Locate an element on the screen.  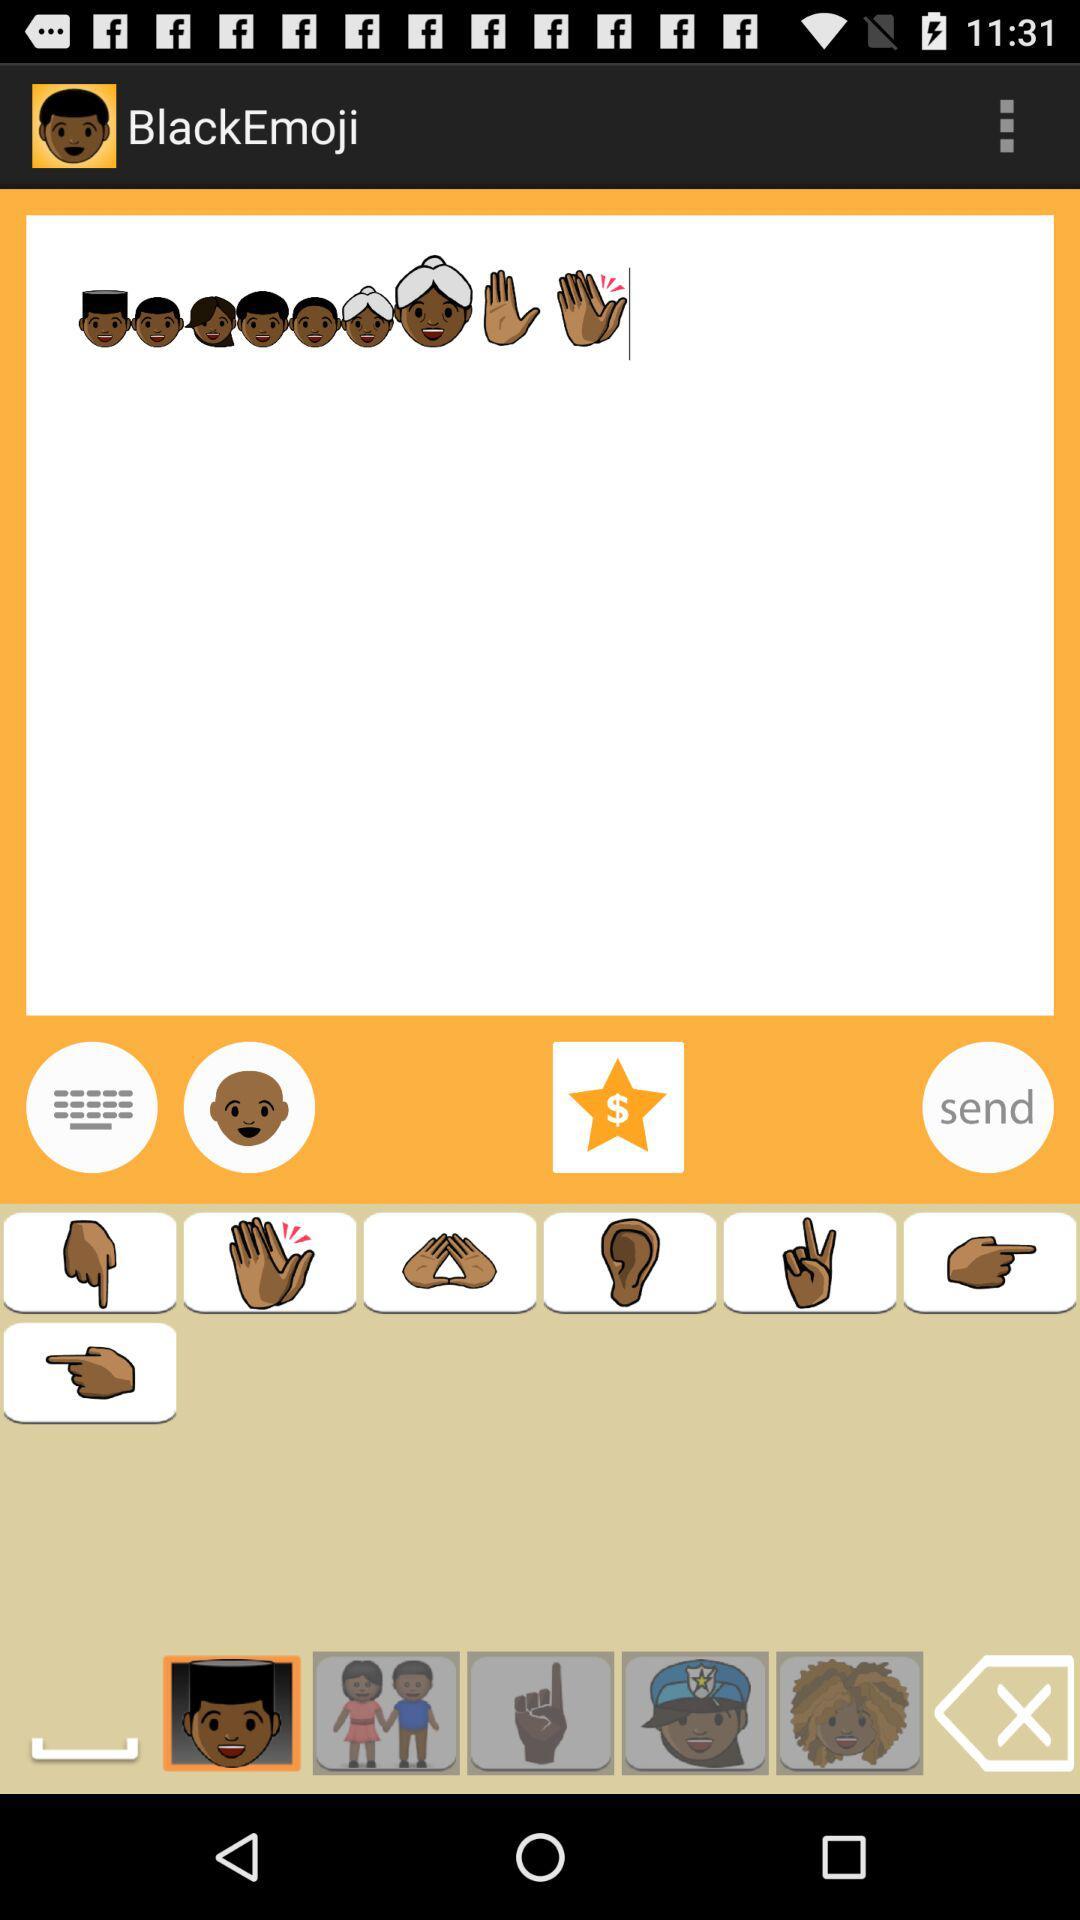
the button is used to key pad is located at coordinates (91, 1106).